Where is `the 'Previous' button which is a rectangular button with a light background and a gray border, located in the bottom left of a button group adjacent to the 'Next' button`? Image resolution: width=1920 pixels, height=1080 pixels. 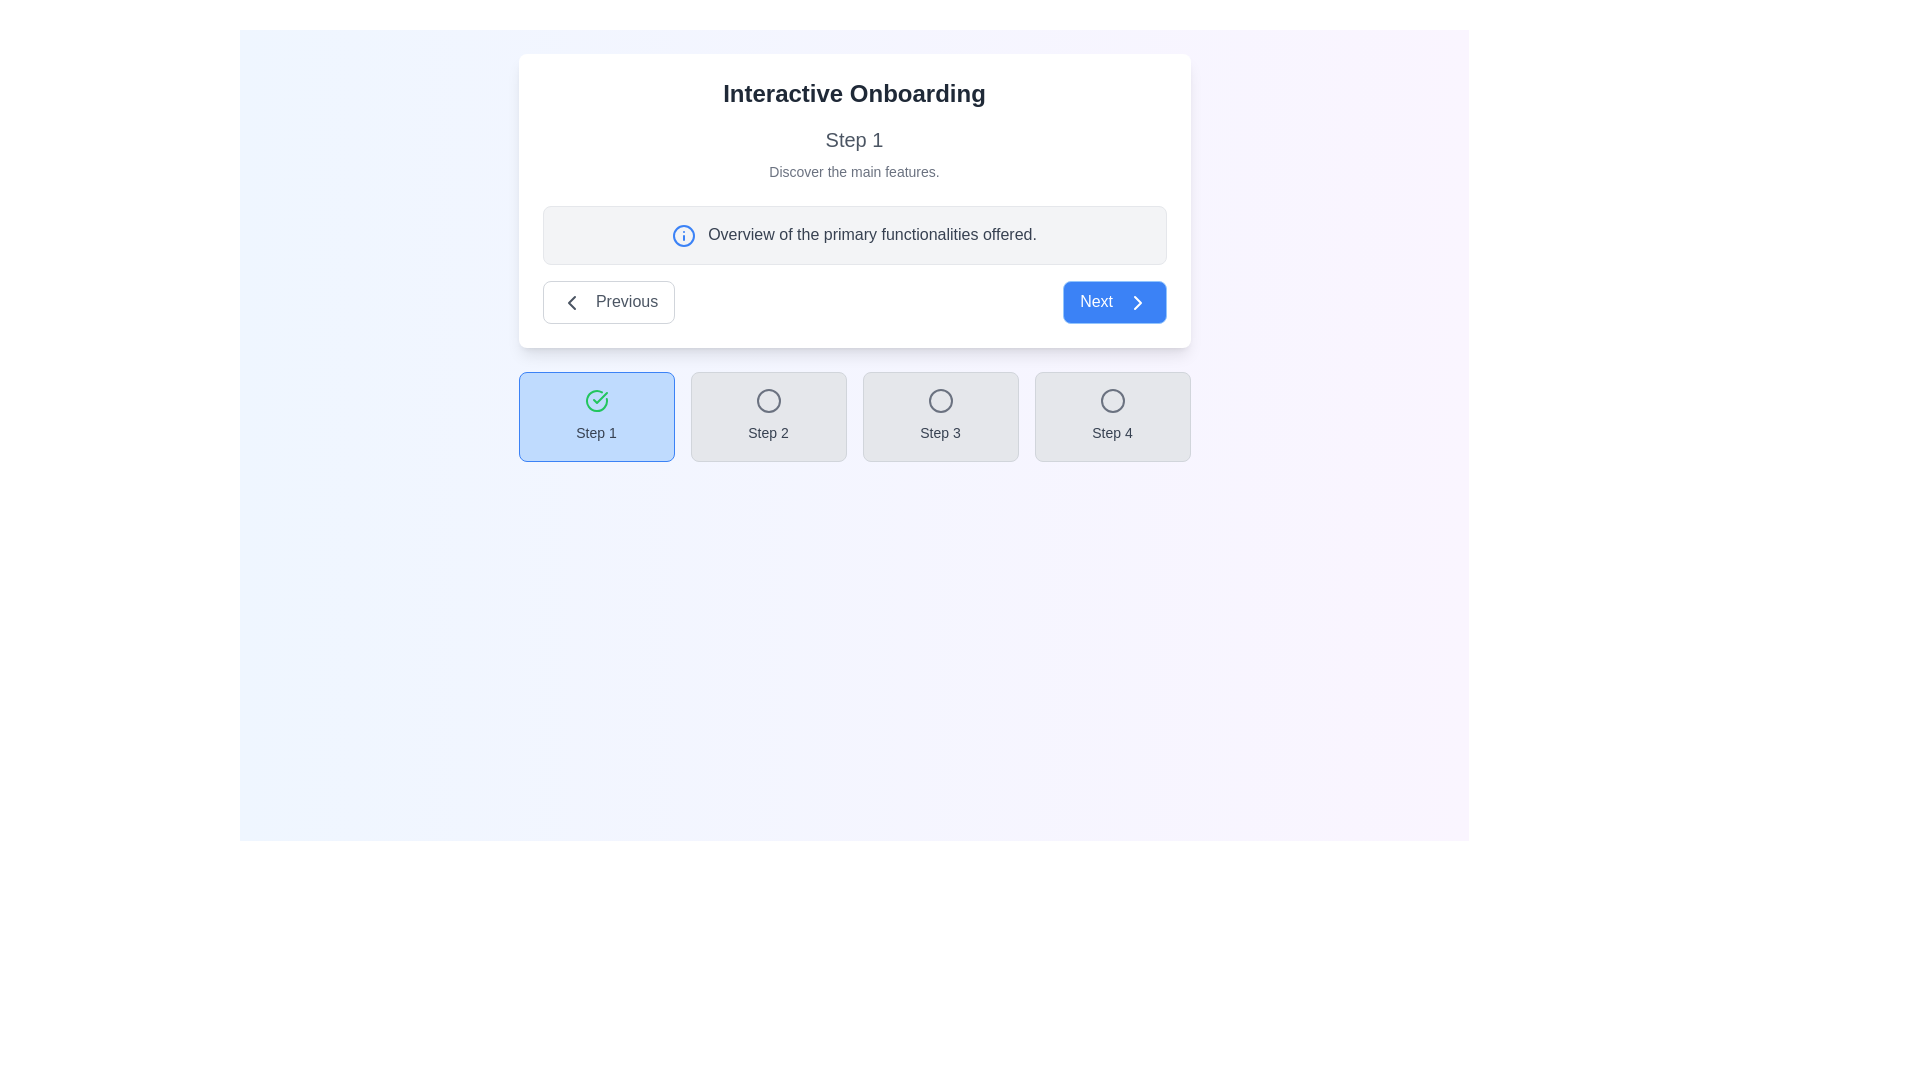
the 'Previous' button which is a rectangular button with a light background and a gray border, located in the bottom left of a button group adjacent to the 'Next' button is located at coordinates (607, 302).